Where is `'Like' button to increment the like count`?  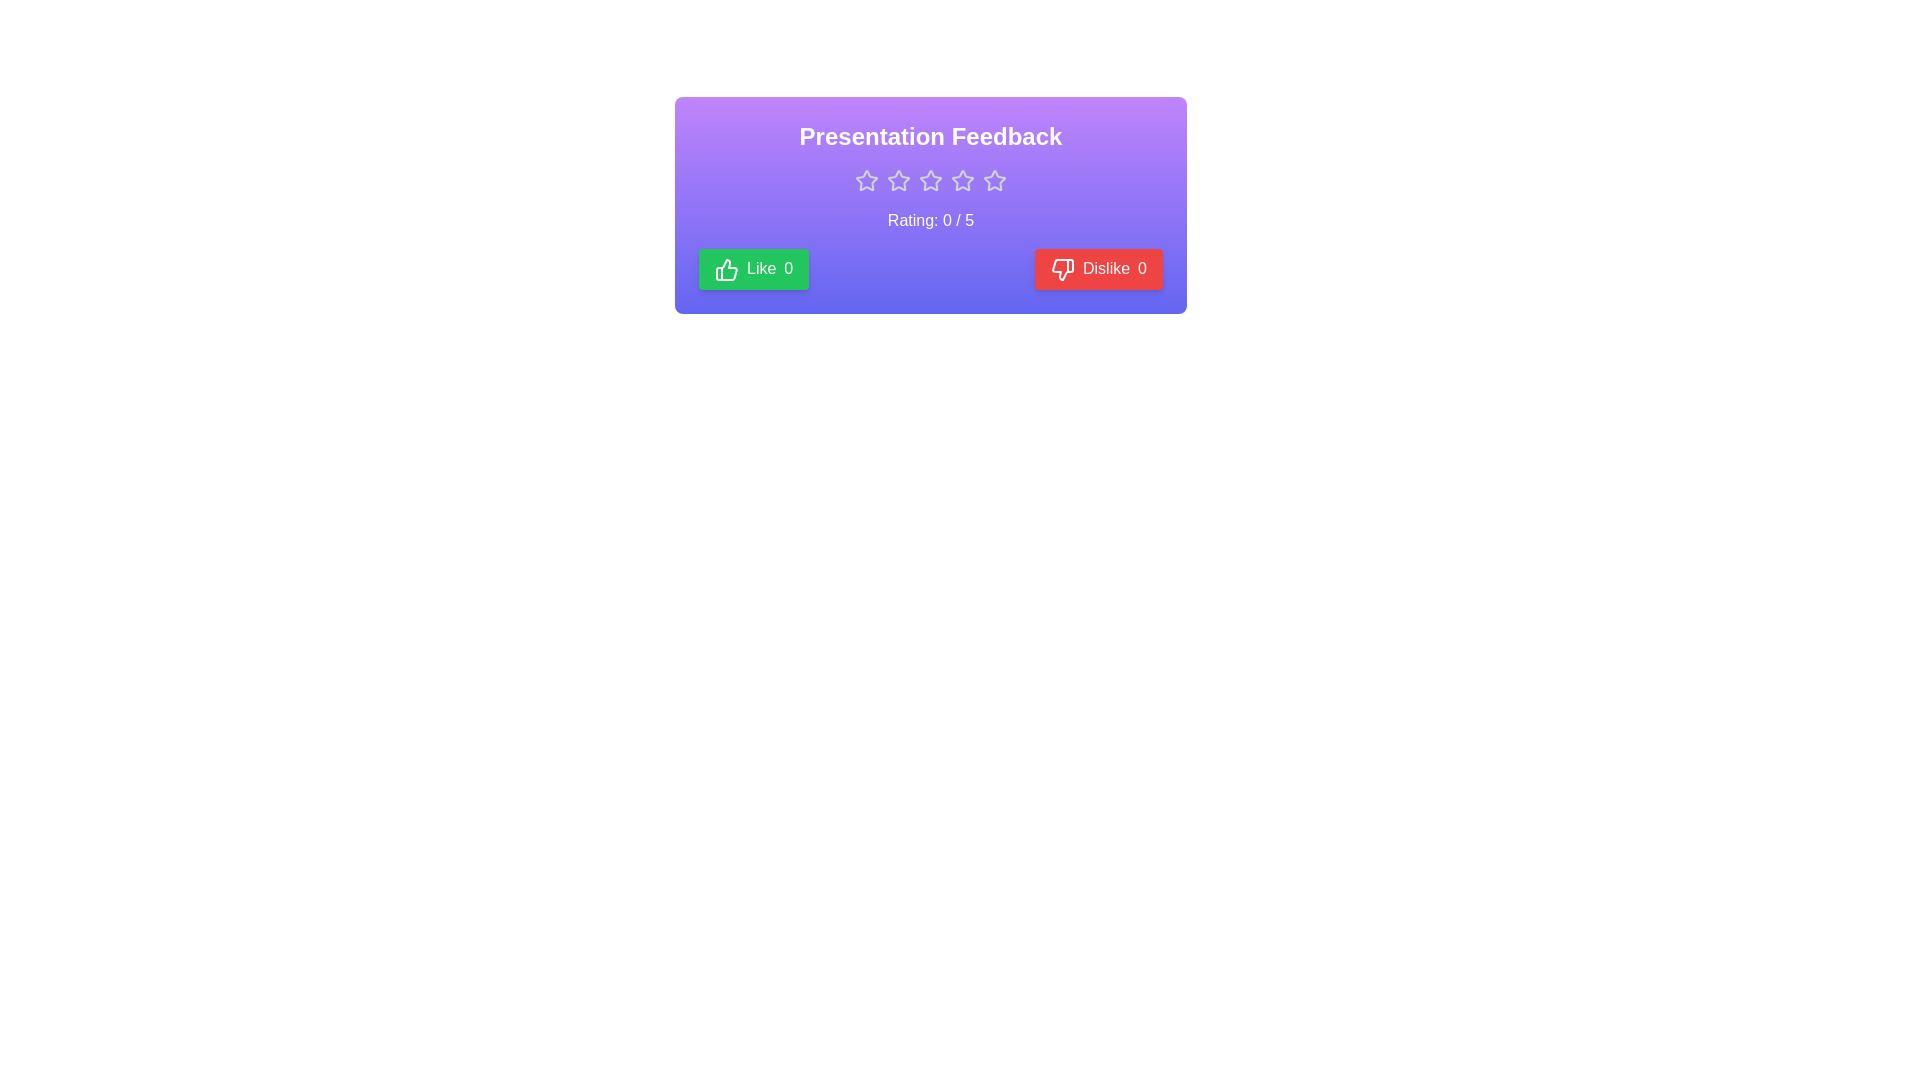 'Like' button to increment the like count is located at coordinates (752, 268).